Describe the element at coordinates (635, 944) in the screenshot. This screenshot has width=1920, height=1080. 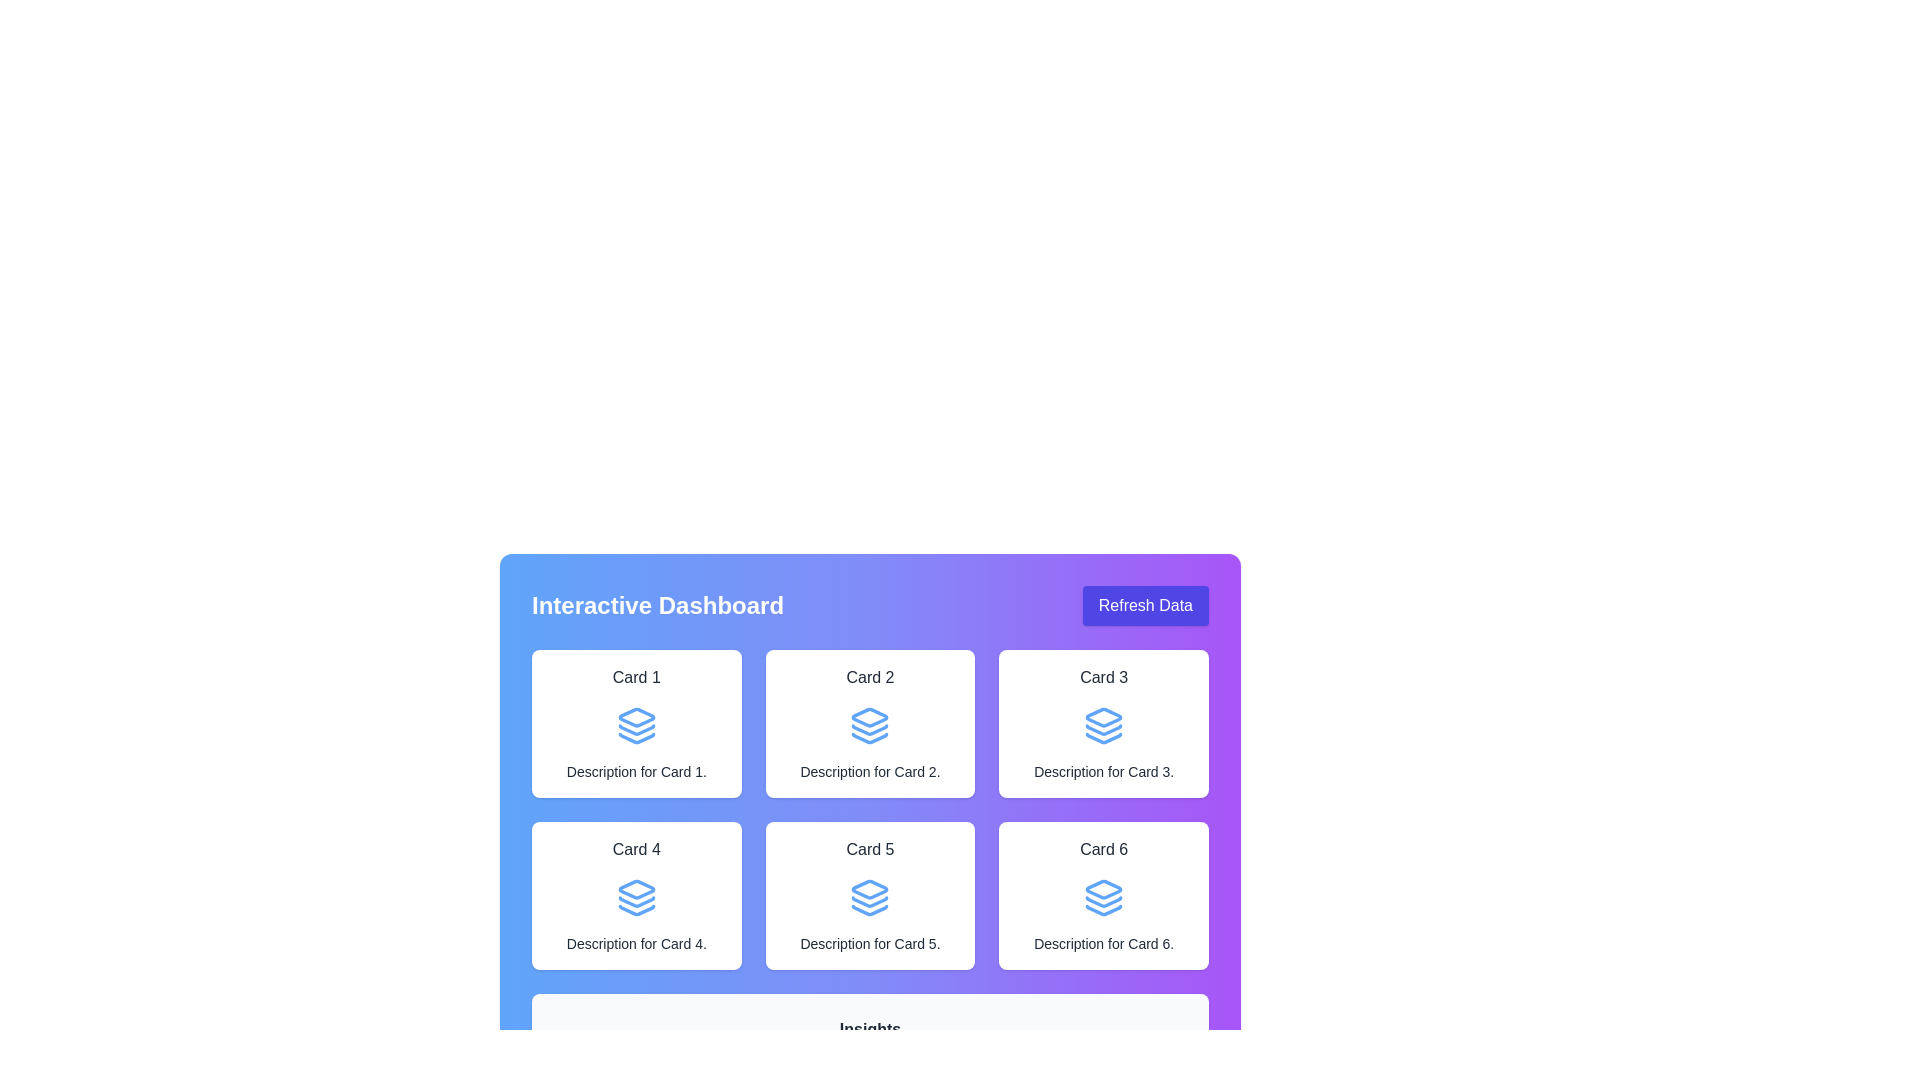
I see `the static text label displaying 'Description for Card 4.', which is located beneath the icon and heading of 'Card 4' in the second row, first column of the grid layout` at that location.